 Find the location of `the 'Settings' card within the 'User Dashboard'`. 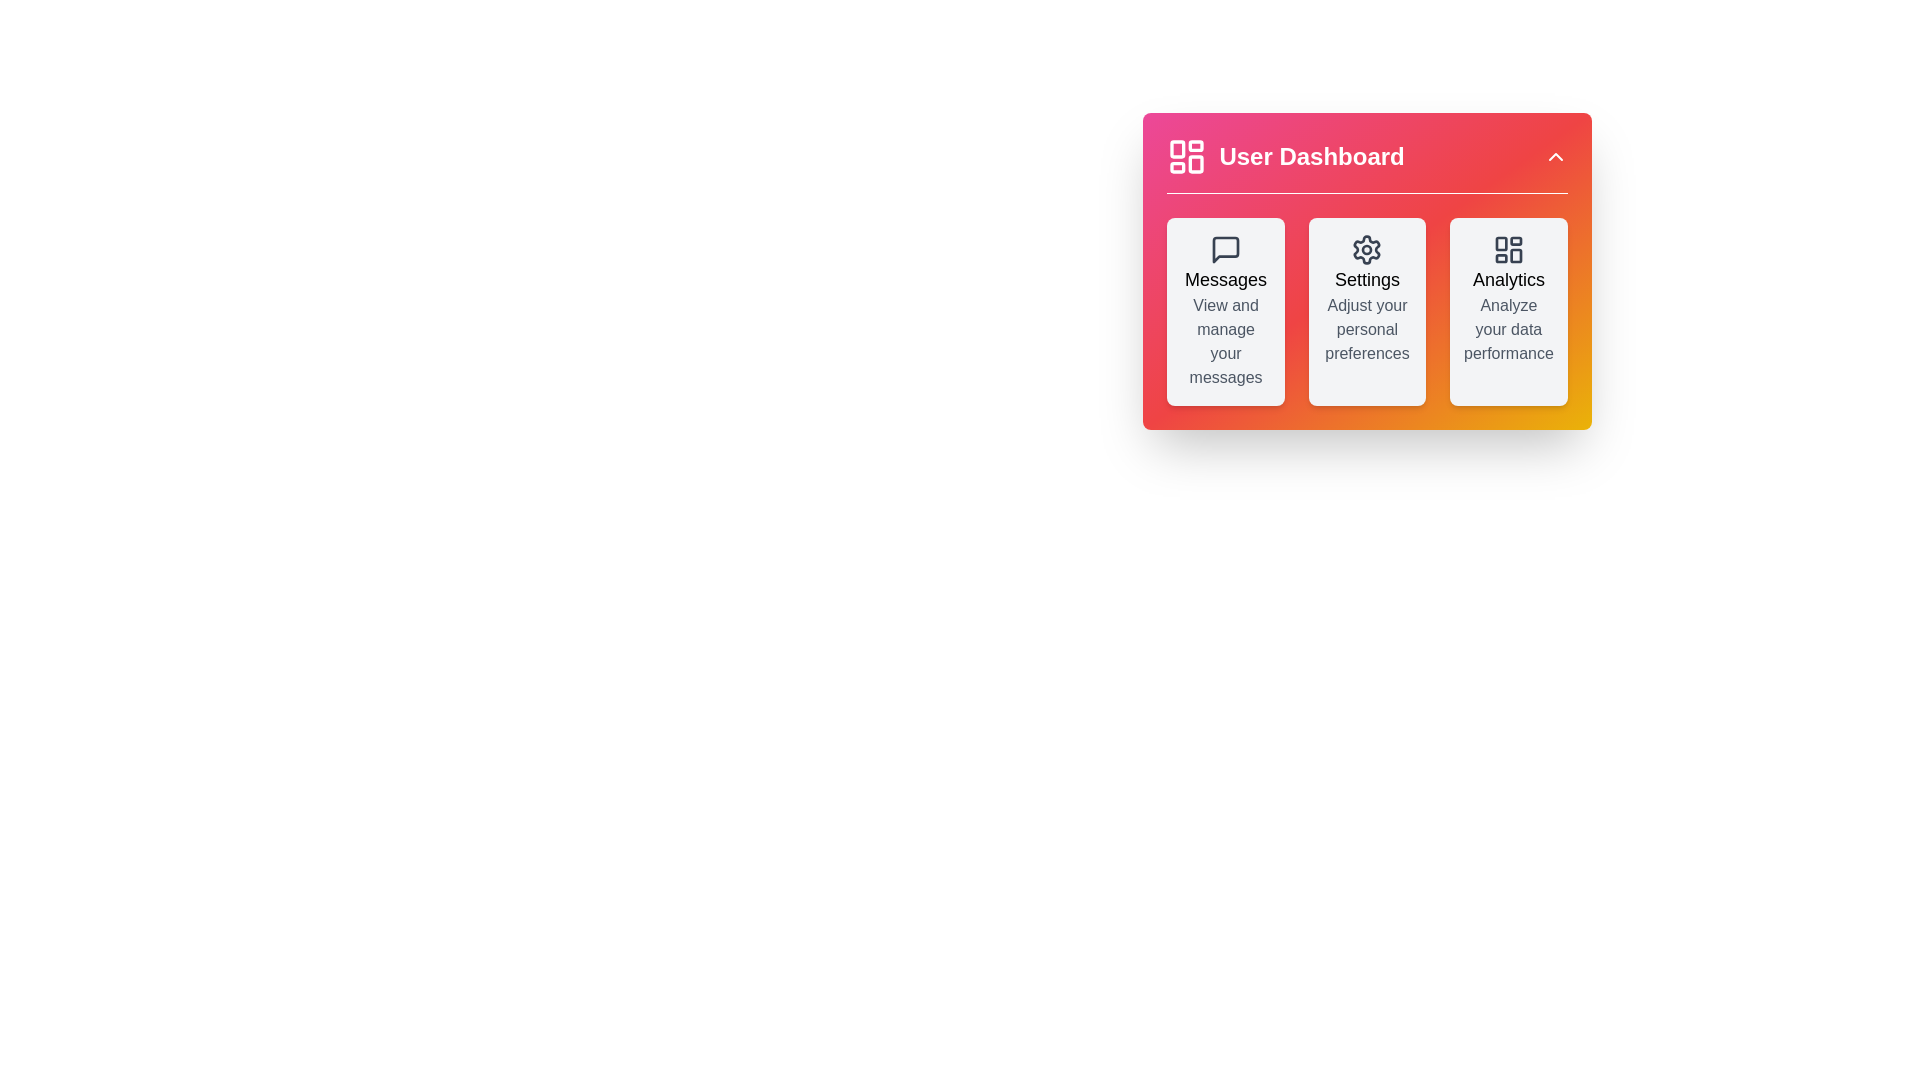

the 'Settings' card within the 'User Dashboard' is located at coordinates (1366, 271).